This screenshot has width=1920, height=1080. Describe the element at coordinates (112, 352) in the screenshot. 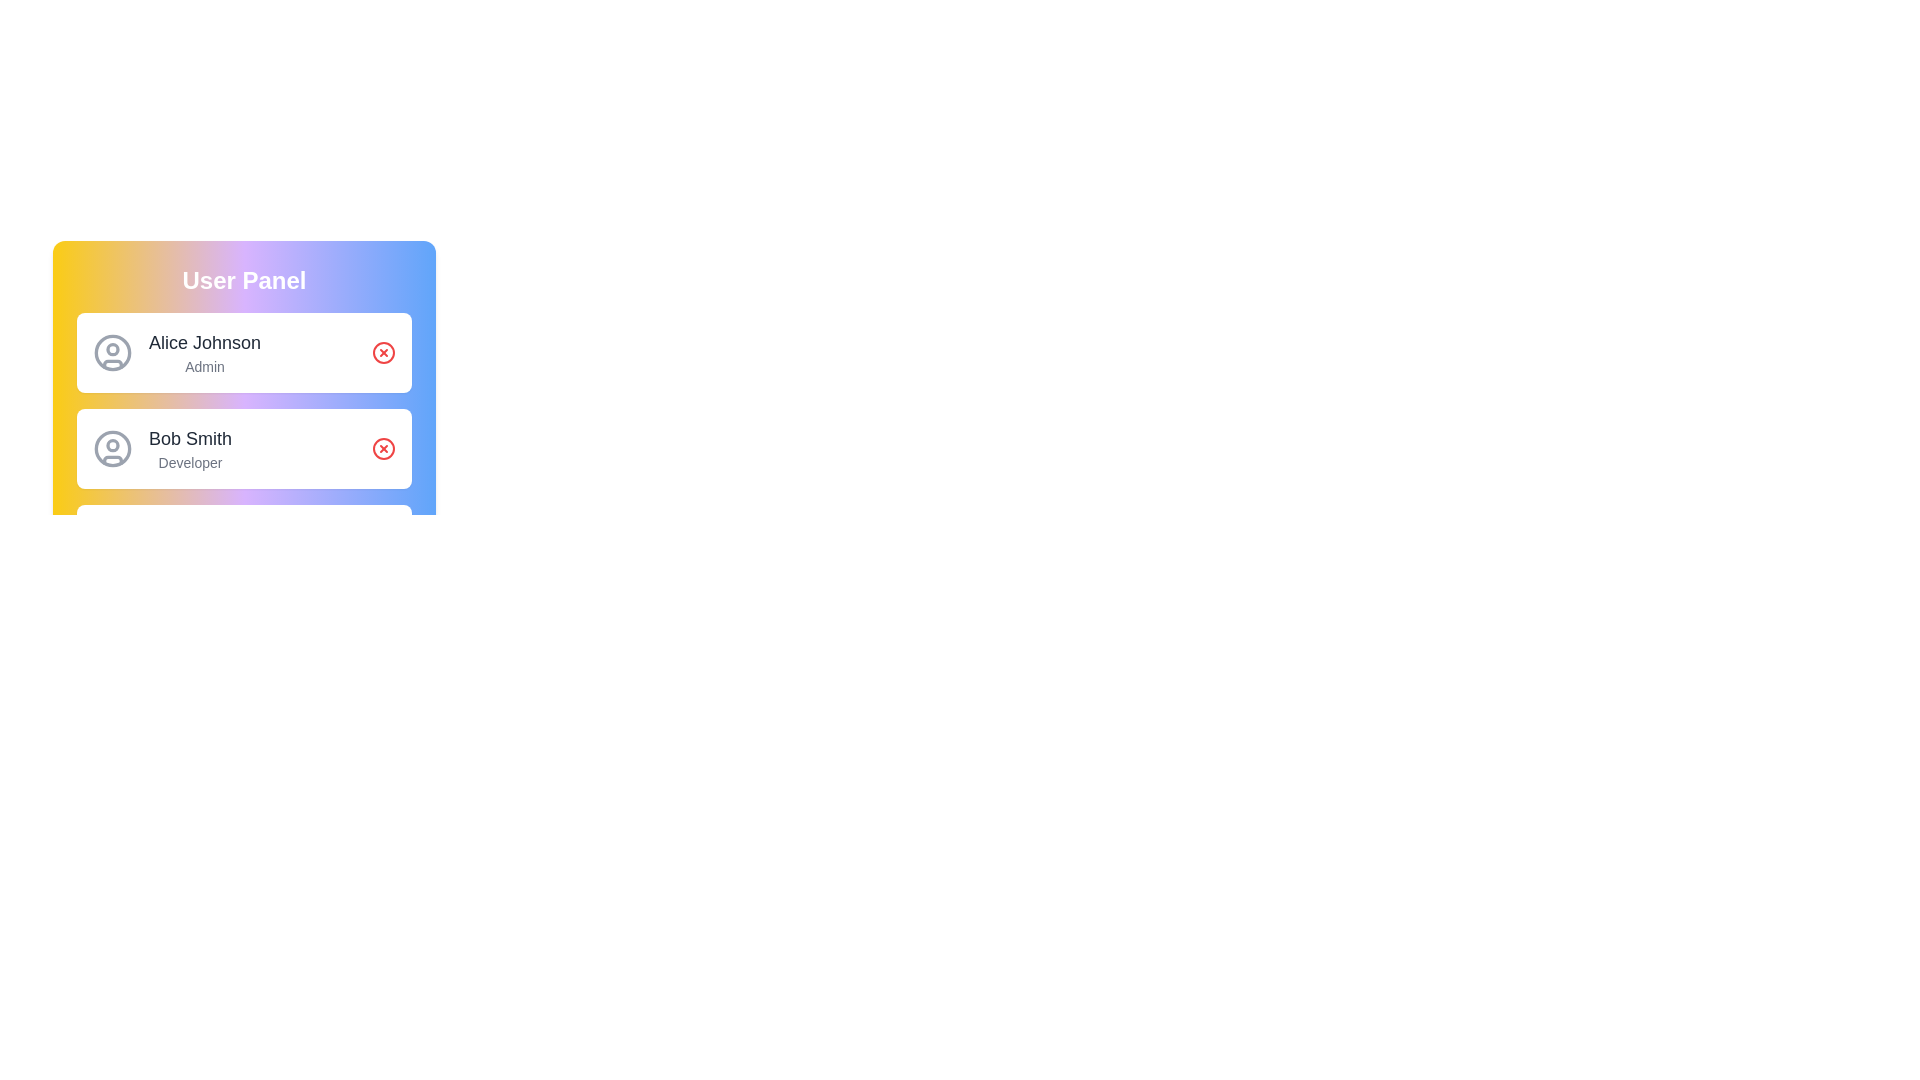

I see `the user profile icon for 'Alice Johnson' located at the top-left corner of the user card, which helps in distinguishing different users` at that location.